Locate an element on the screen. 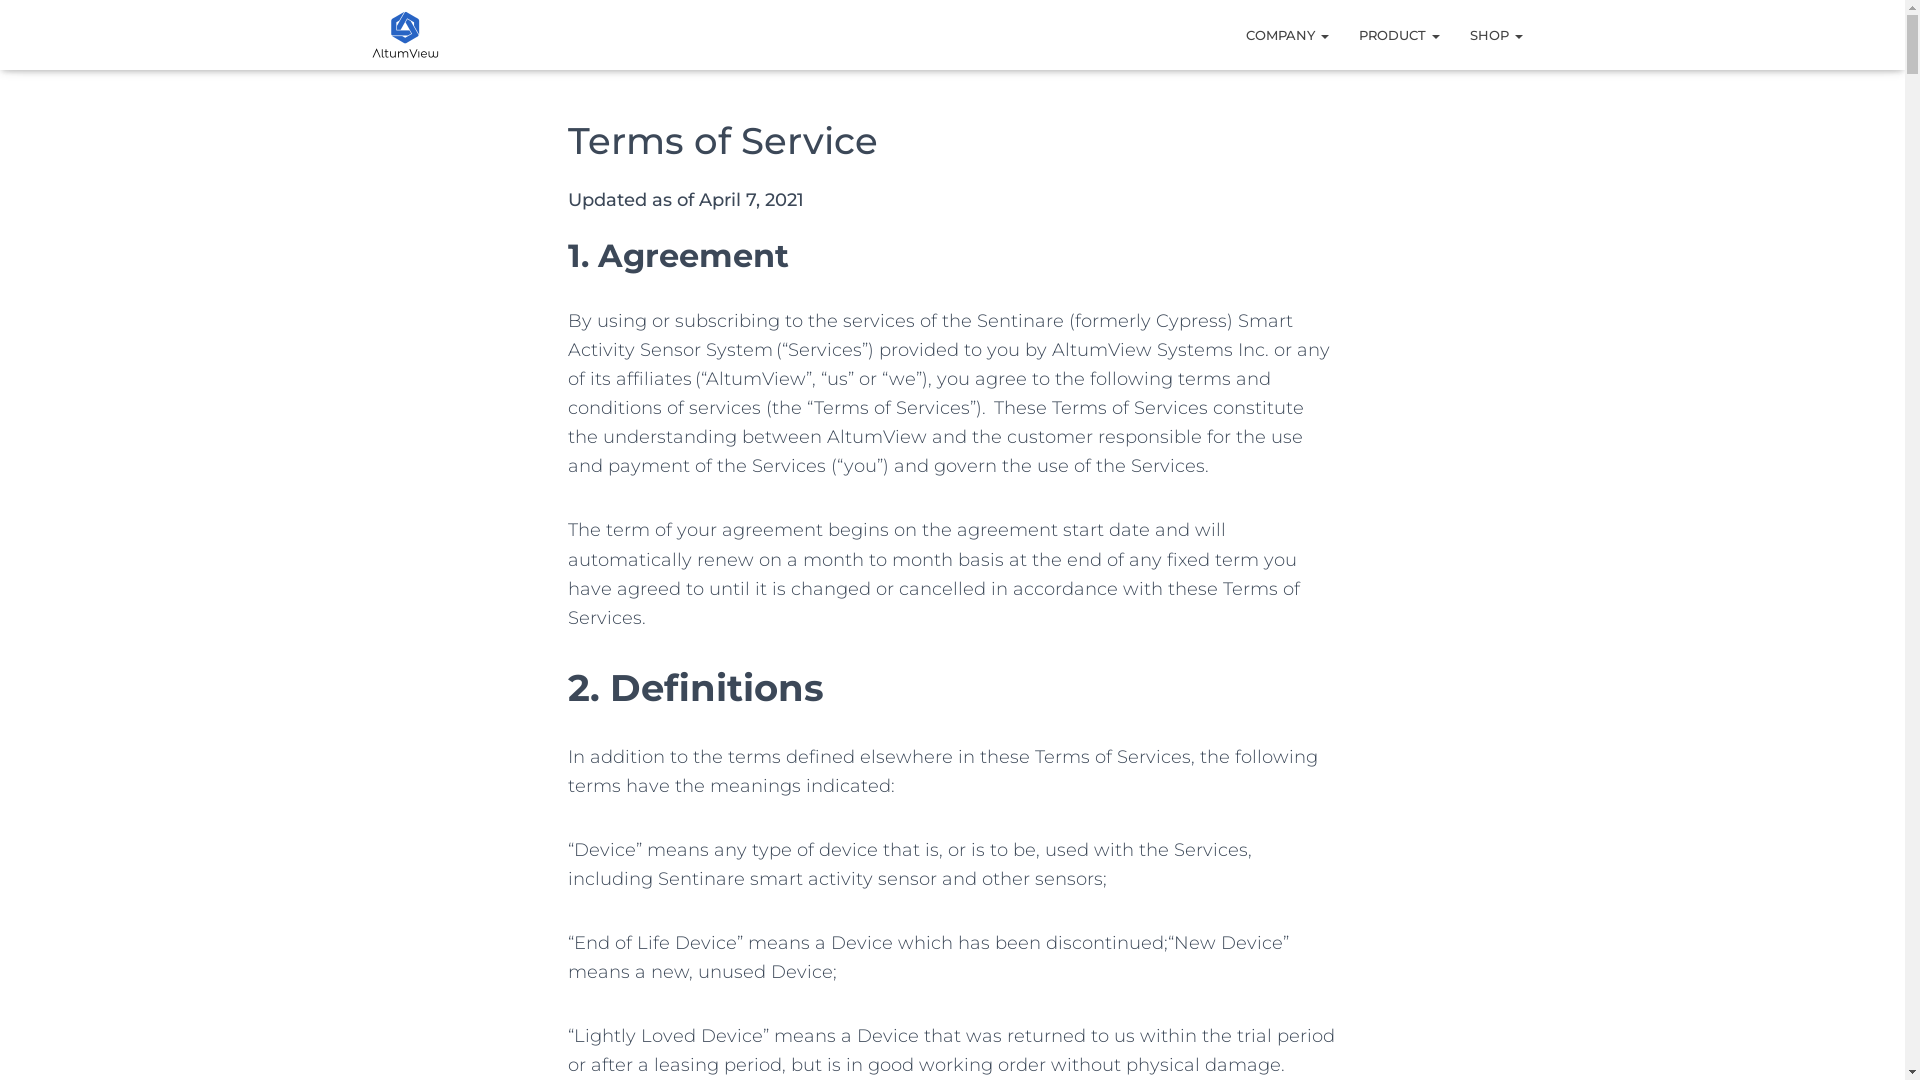 Image resolution: width=1920 pixels, height=1080 pixels. 'SHOP' is located at coordinates (1495, 34).